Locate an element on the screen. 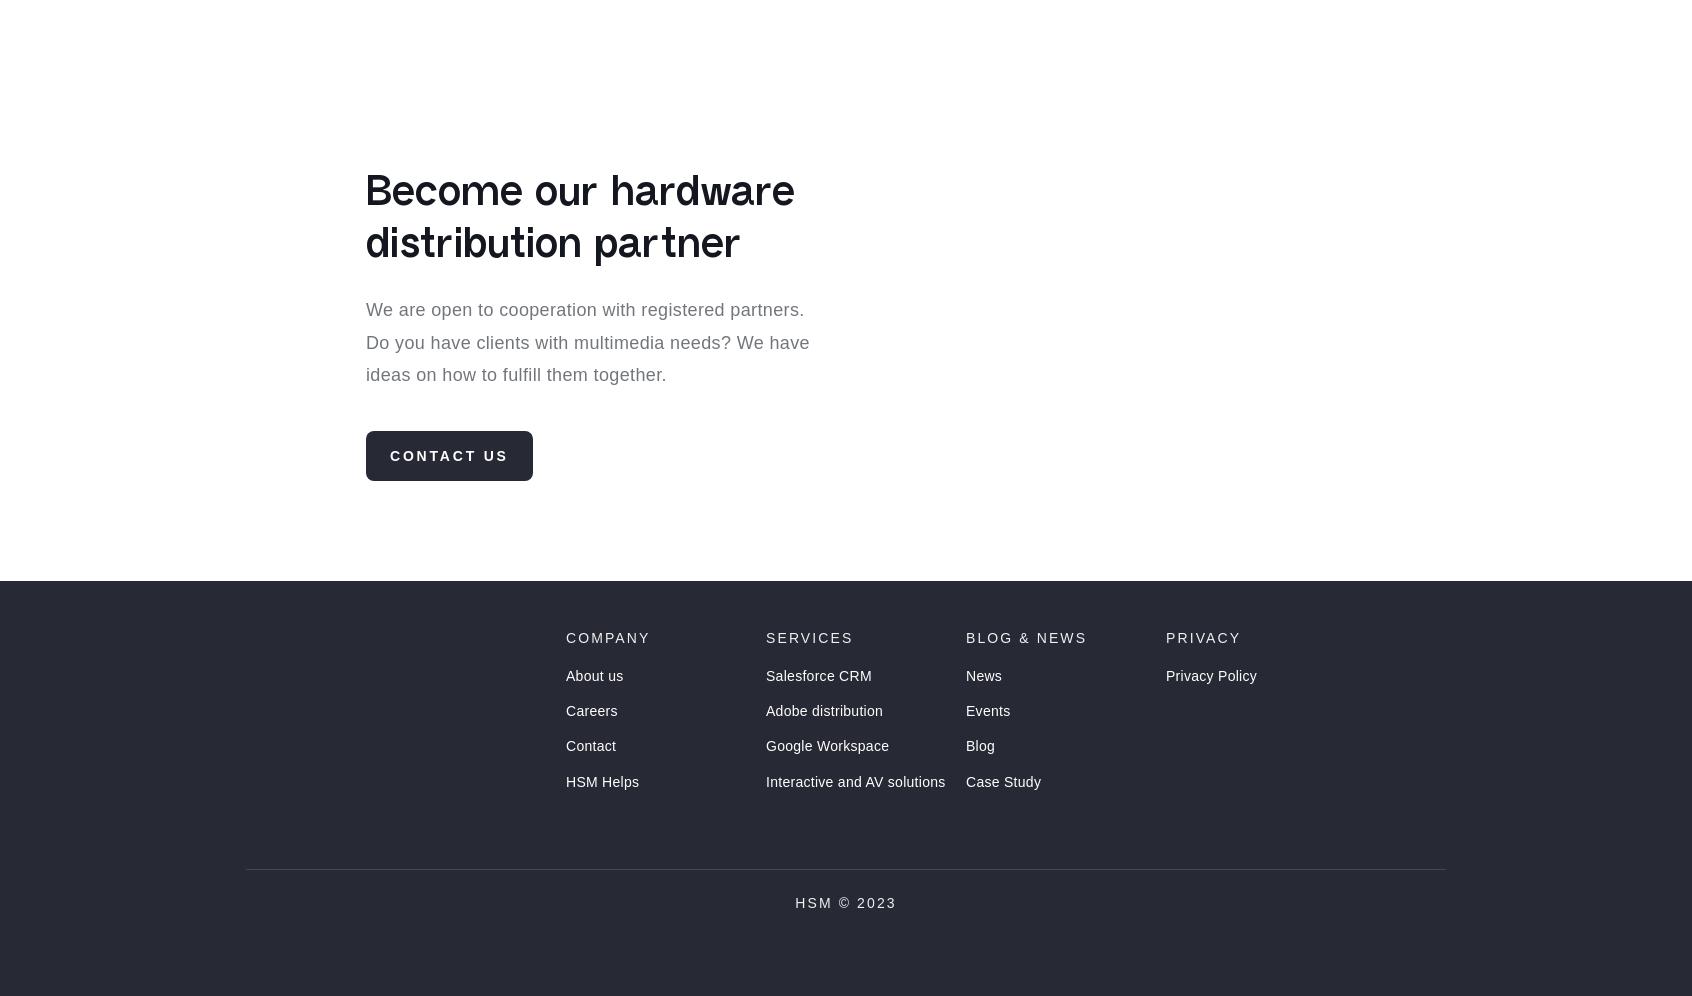  'Contact us' is located at coordinates (448, 491).